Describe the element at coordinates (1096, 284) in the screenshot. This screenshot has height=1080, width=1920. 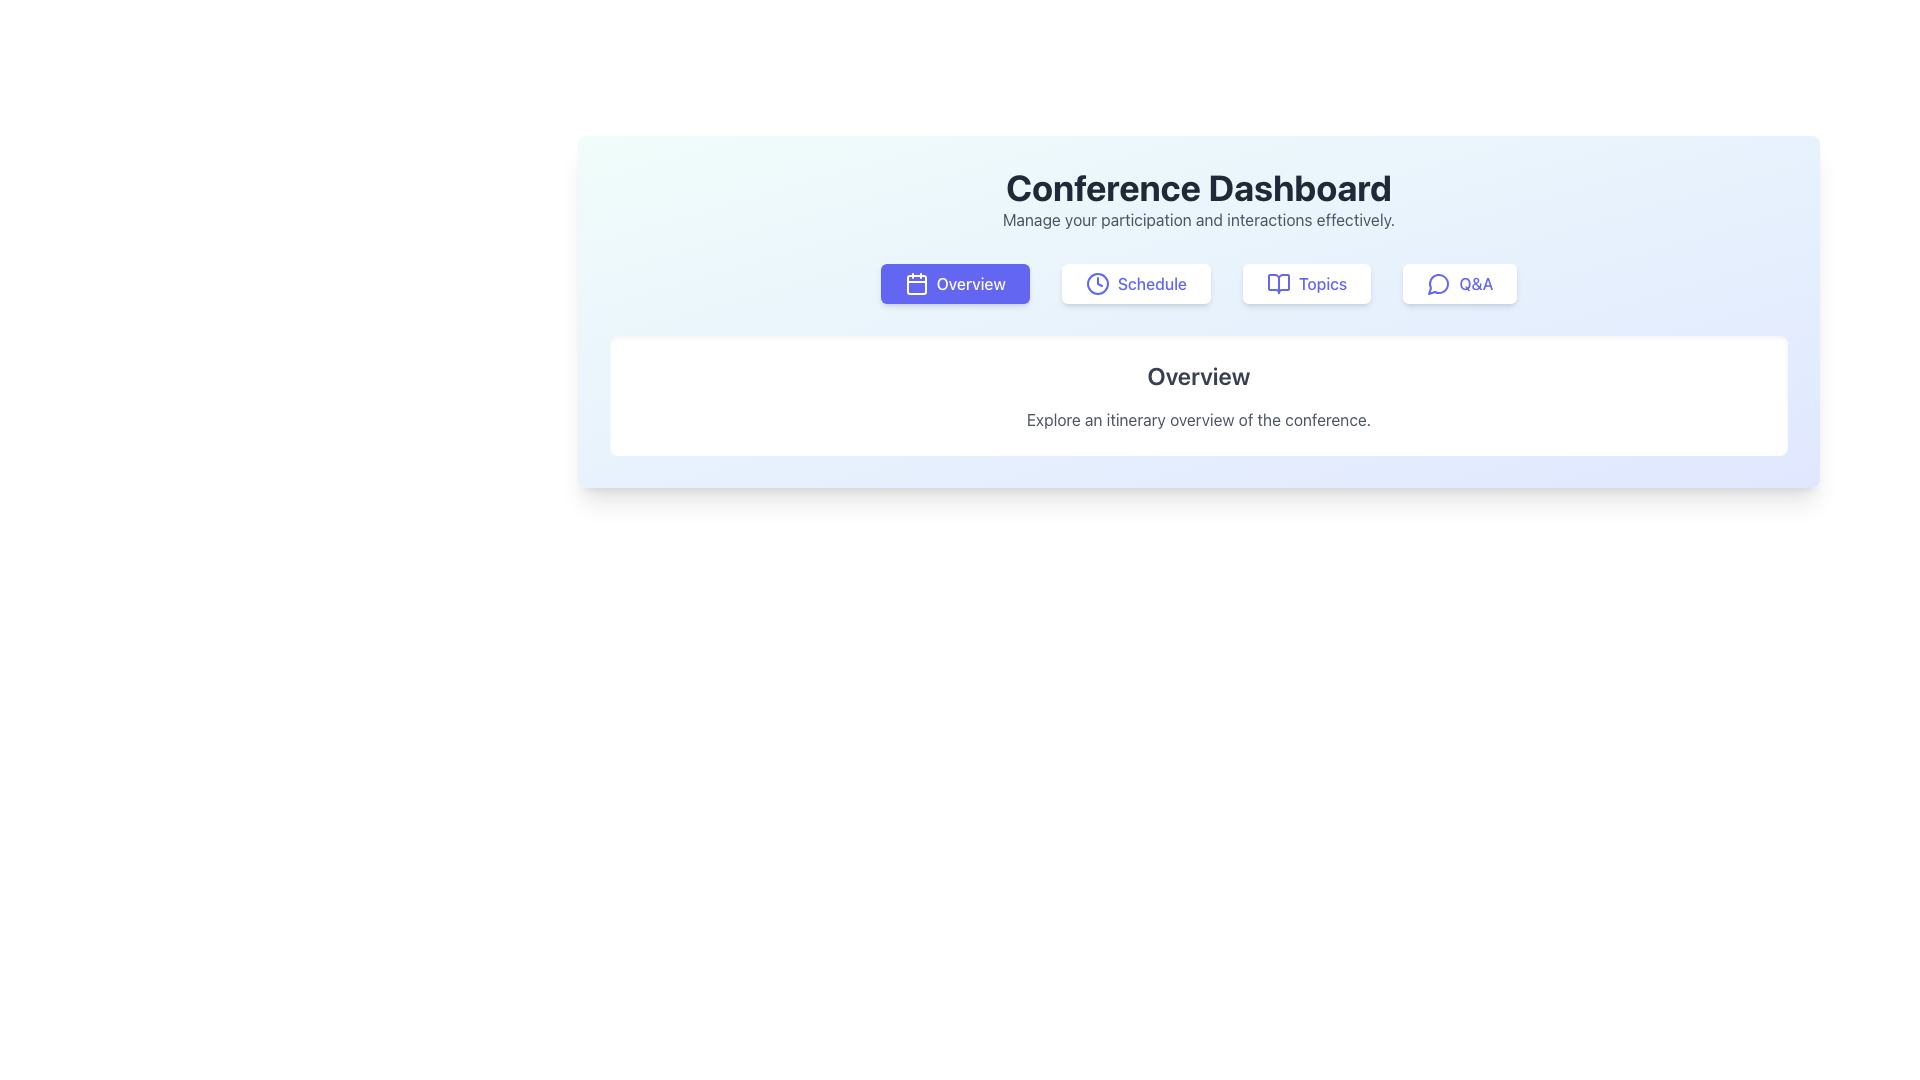
I see `the circular icon within the clock icon located in the 'Schedule' button, which is the second button from the left in the horizontal navigation bar` at that location.